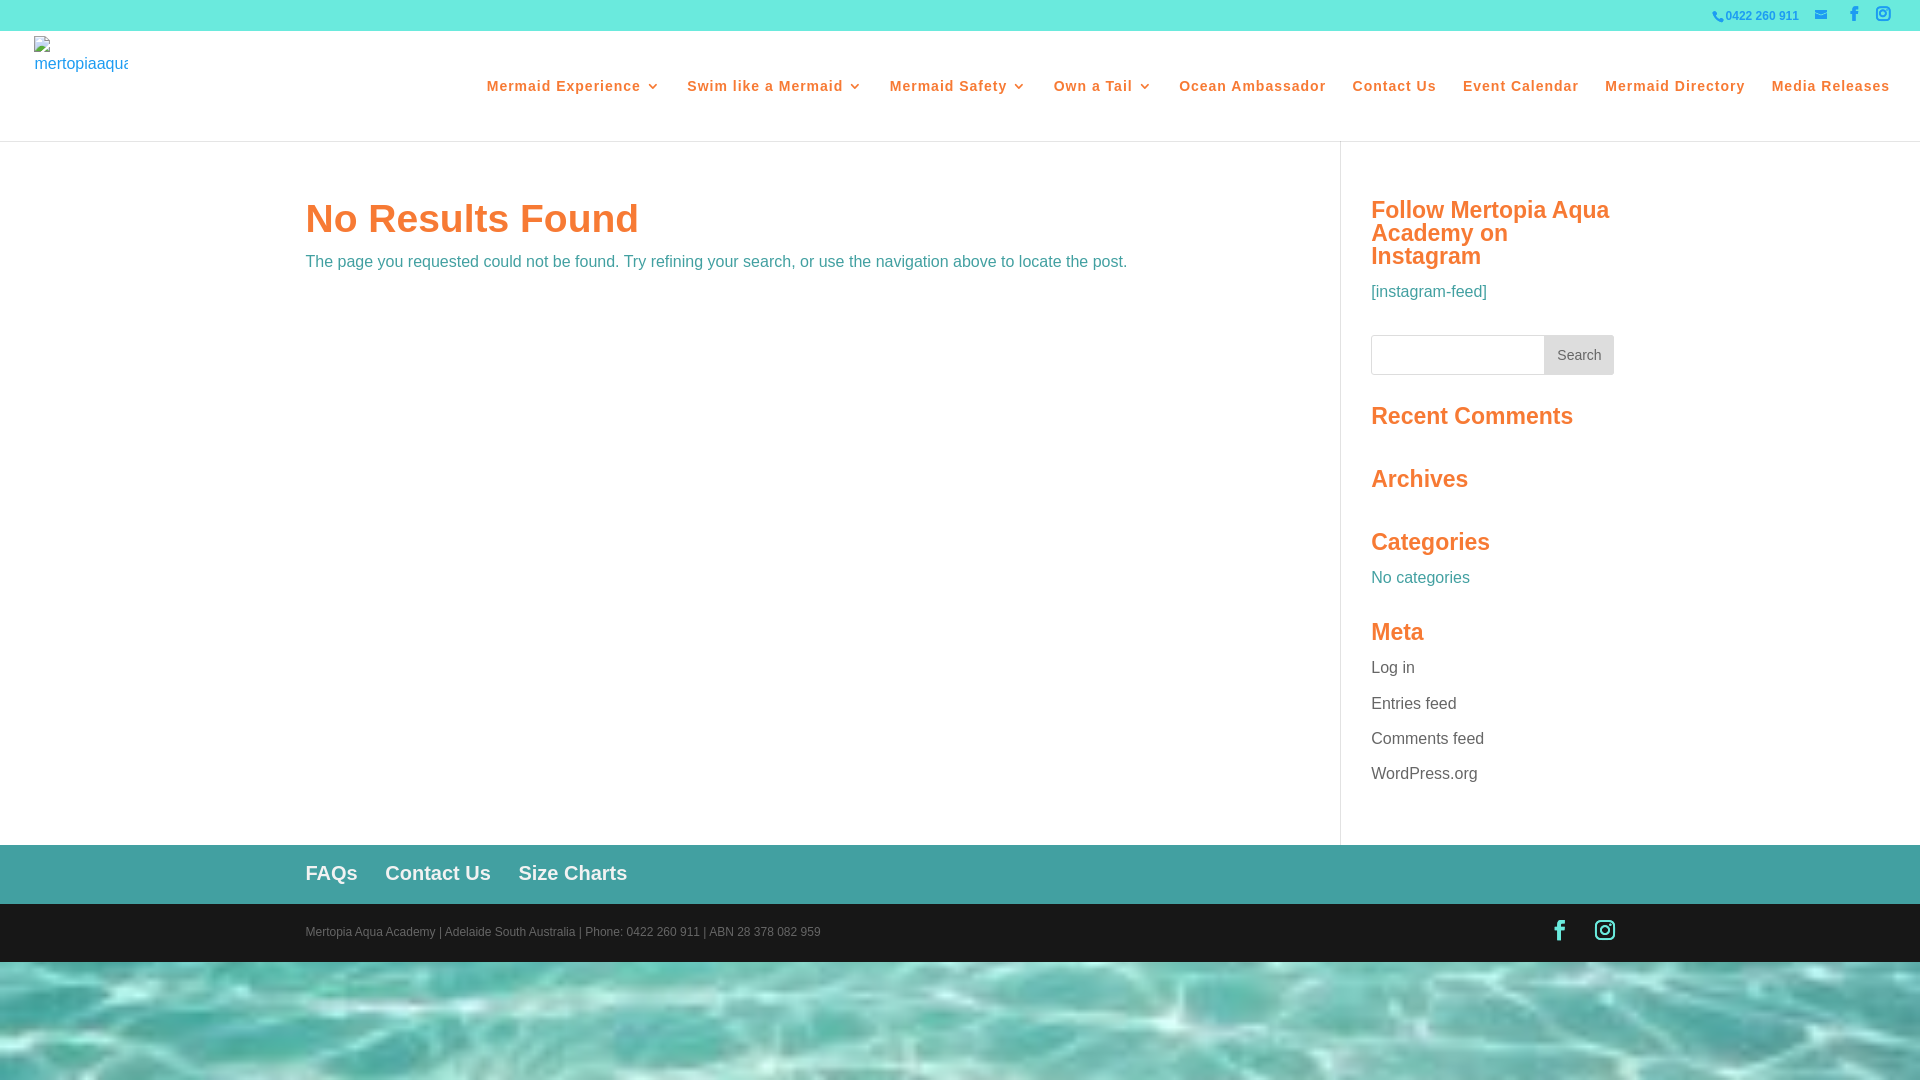  Describe the element at coordinates (1604, 110) in the screenshot. I see `'Mermaid Directory'` at that location.